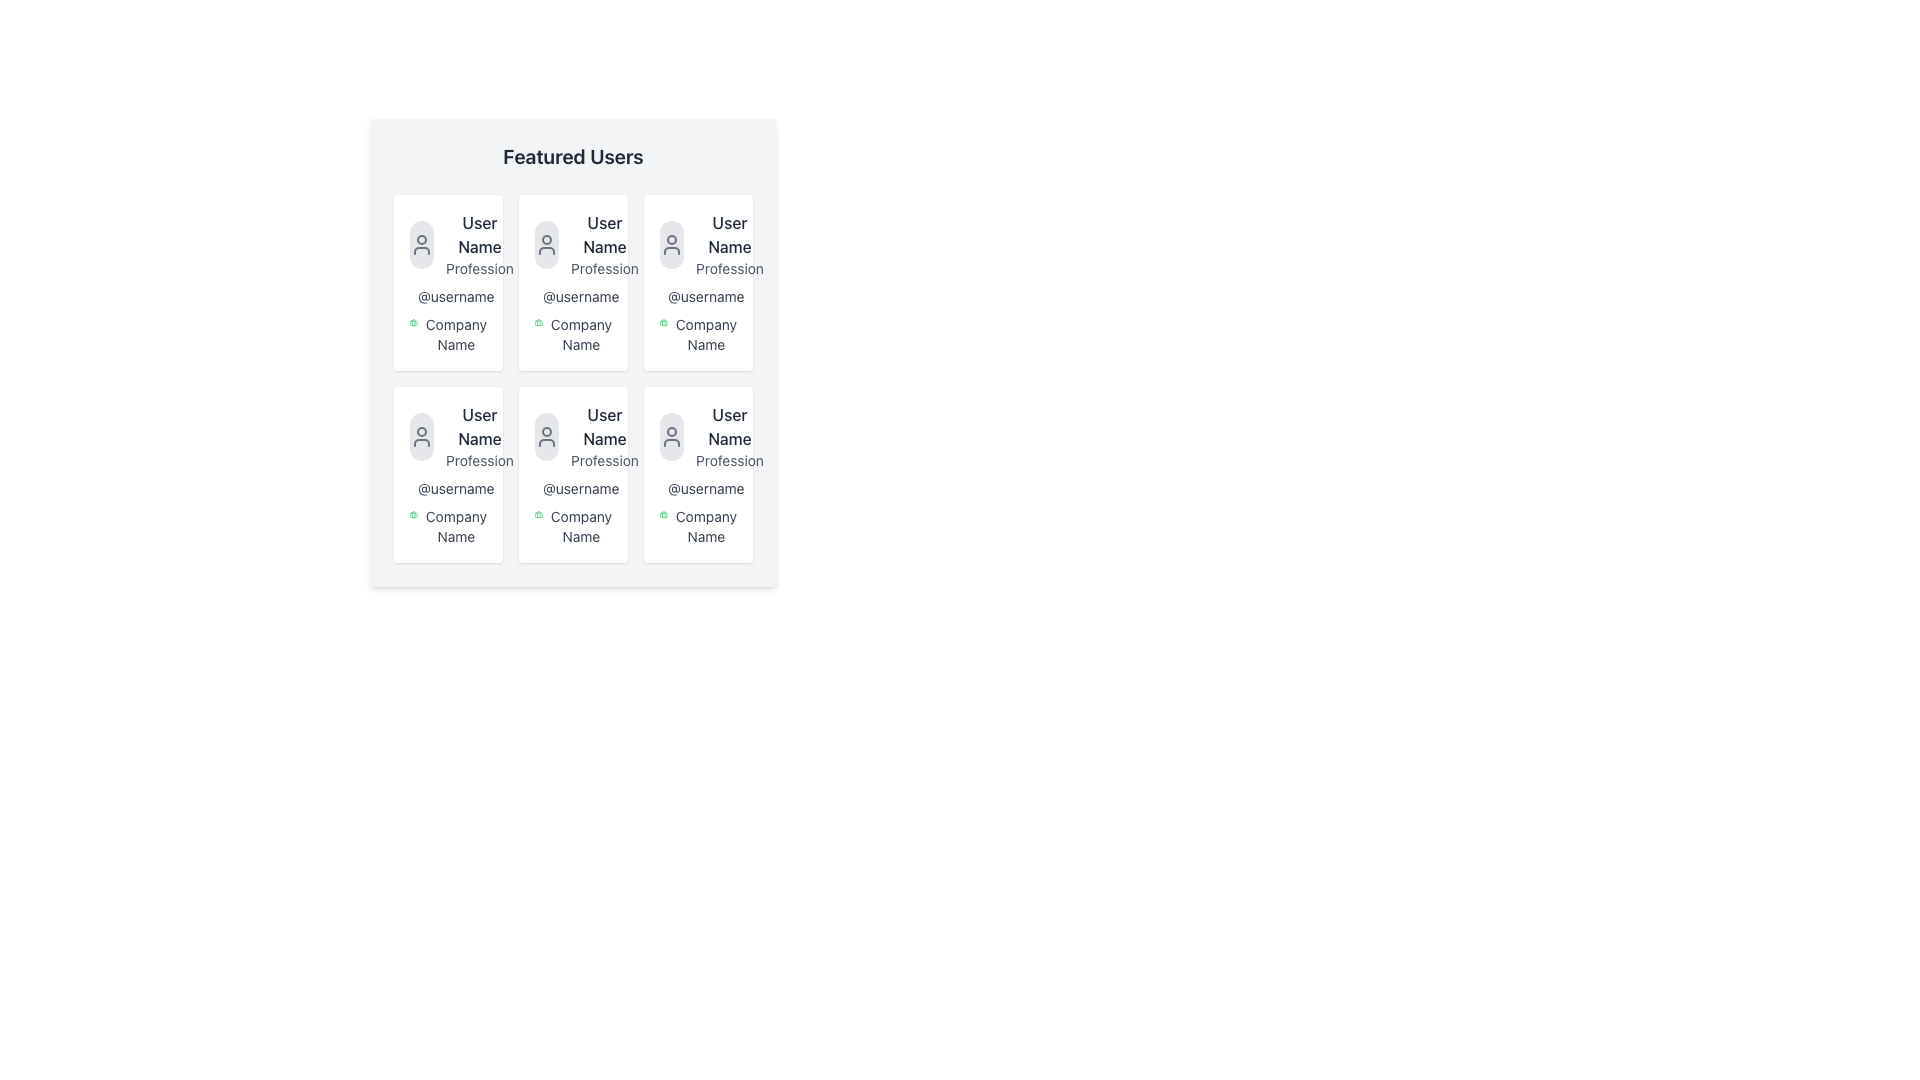 The width and height of the screenshot is (1920, 1080). I want to click on the username text label located within the top-right user card of a grid layout, which displays the user's username and is recognized as clickable, though non-interactive in this context, so click(698, 297).